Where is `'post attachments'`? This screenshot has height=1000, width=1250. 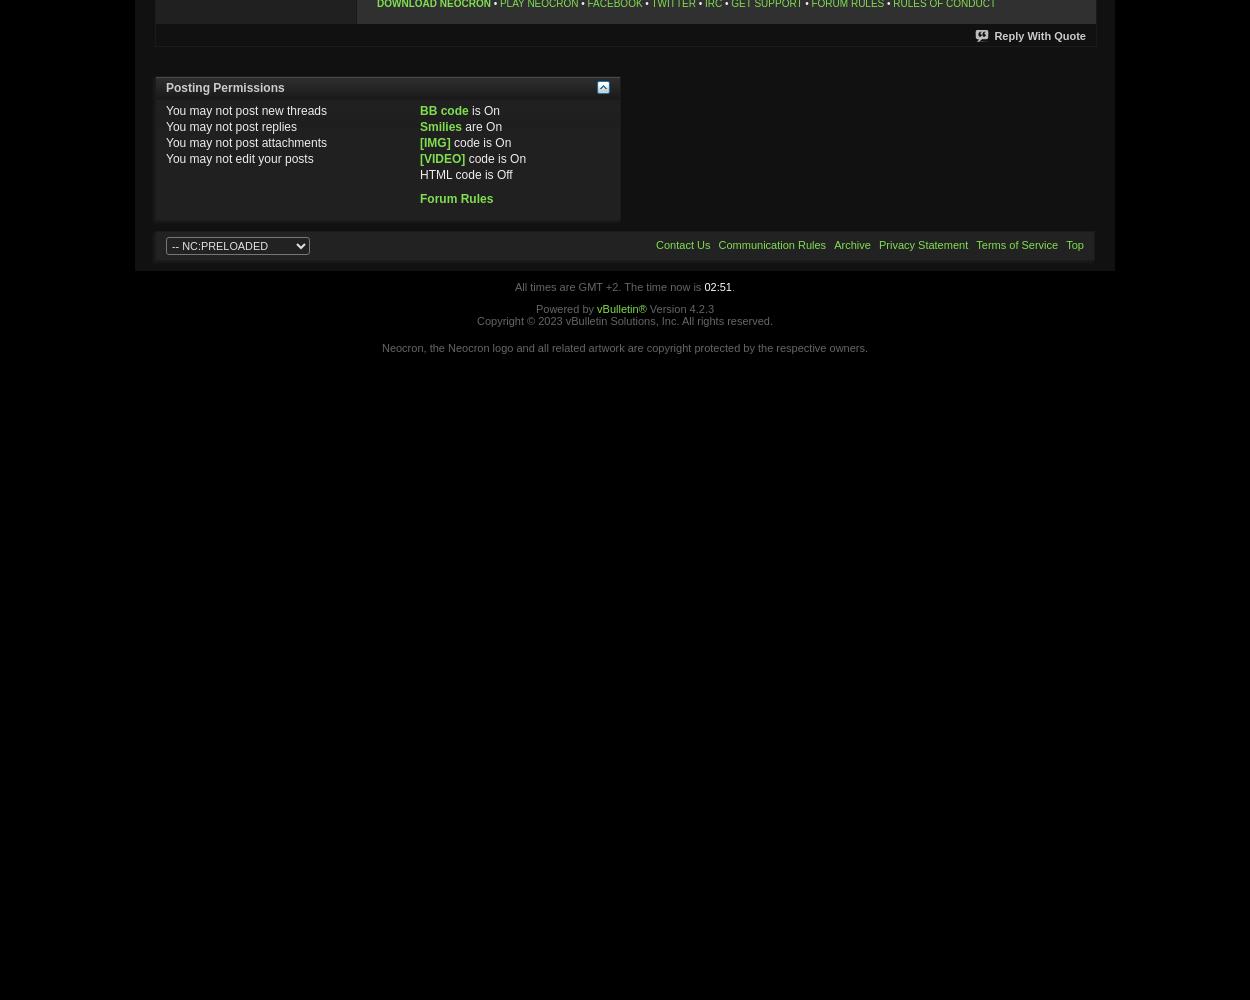
'post attachments' is located at coordinates (230, 142).